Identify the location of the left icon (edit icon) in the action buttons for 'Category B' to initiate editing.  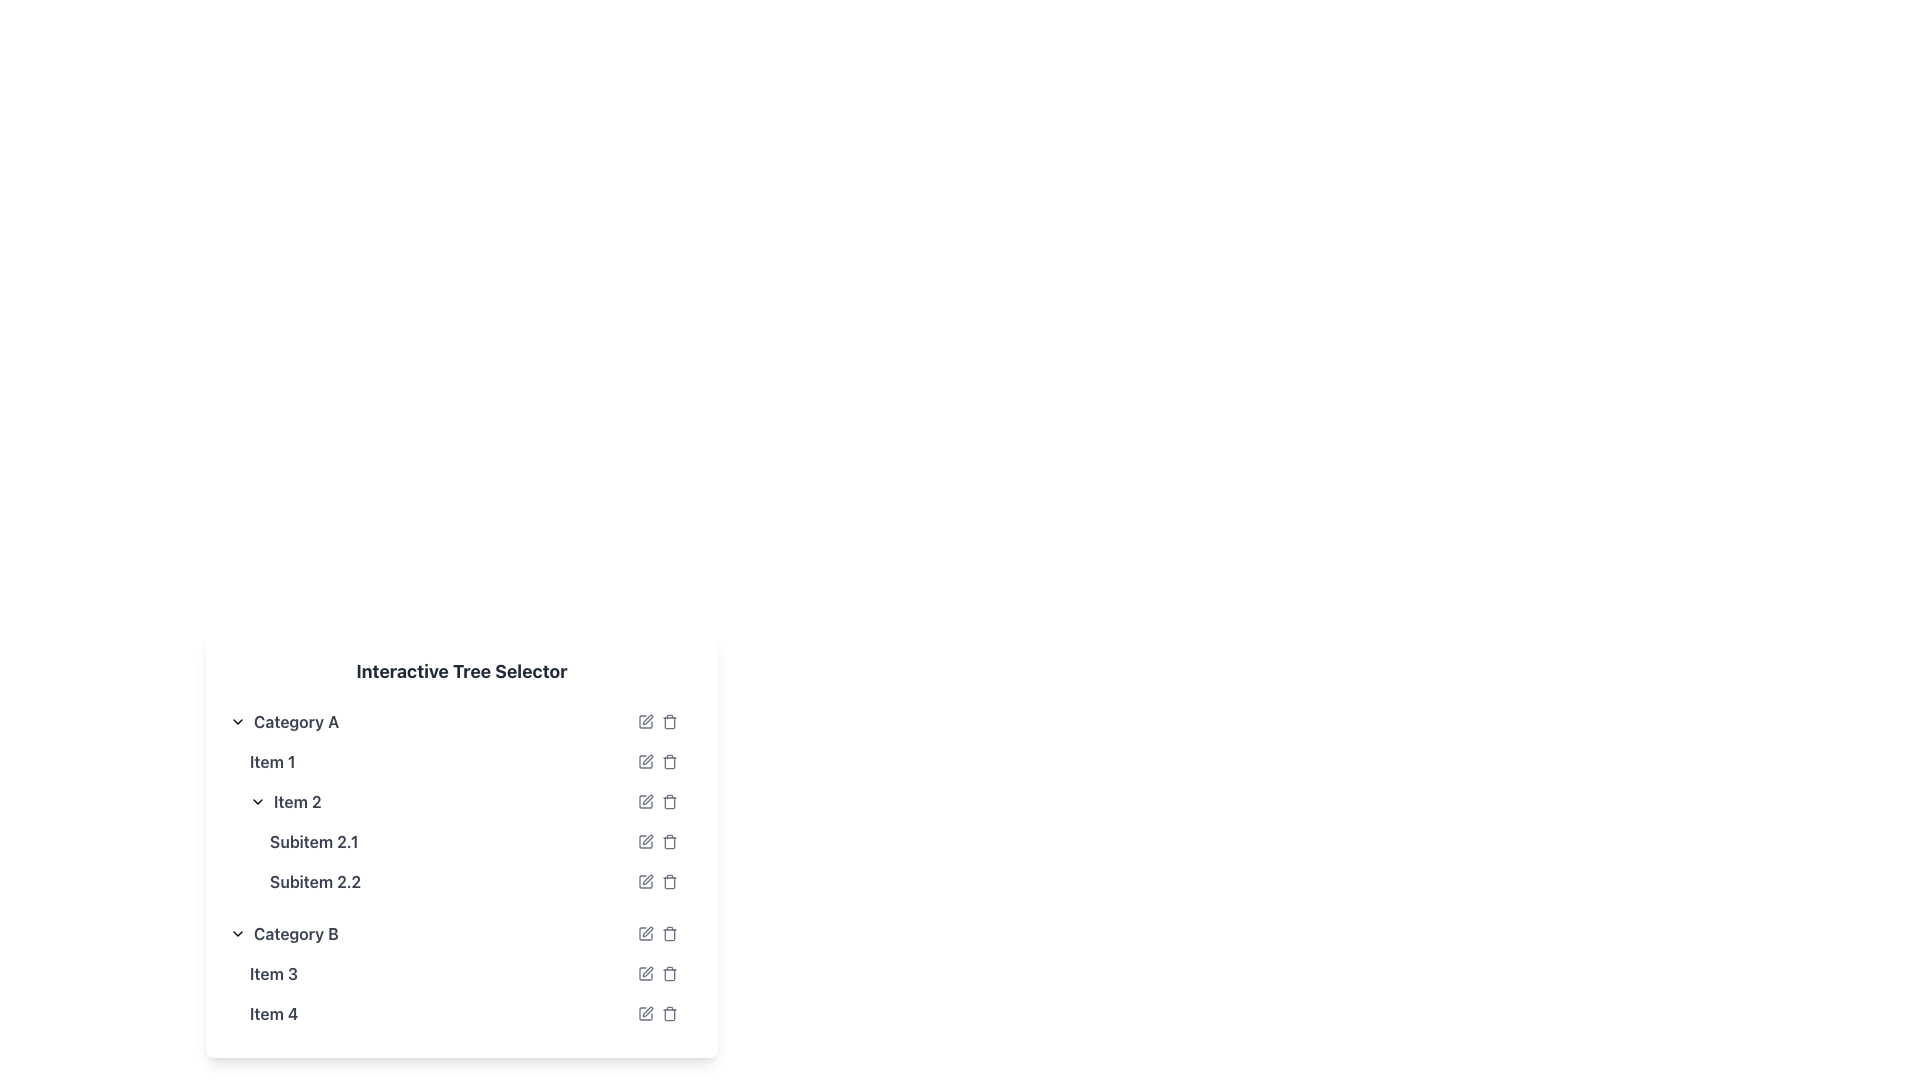
(657, 933).